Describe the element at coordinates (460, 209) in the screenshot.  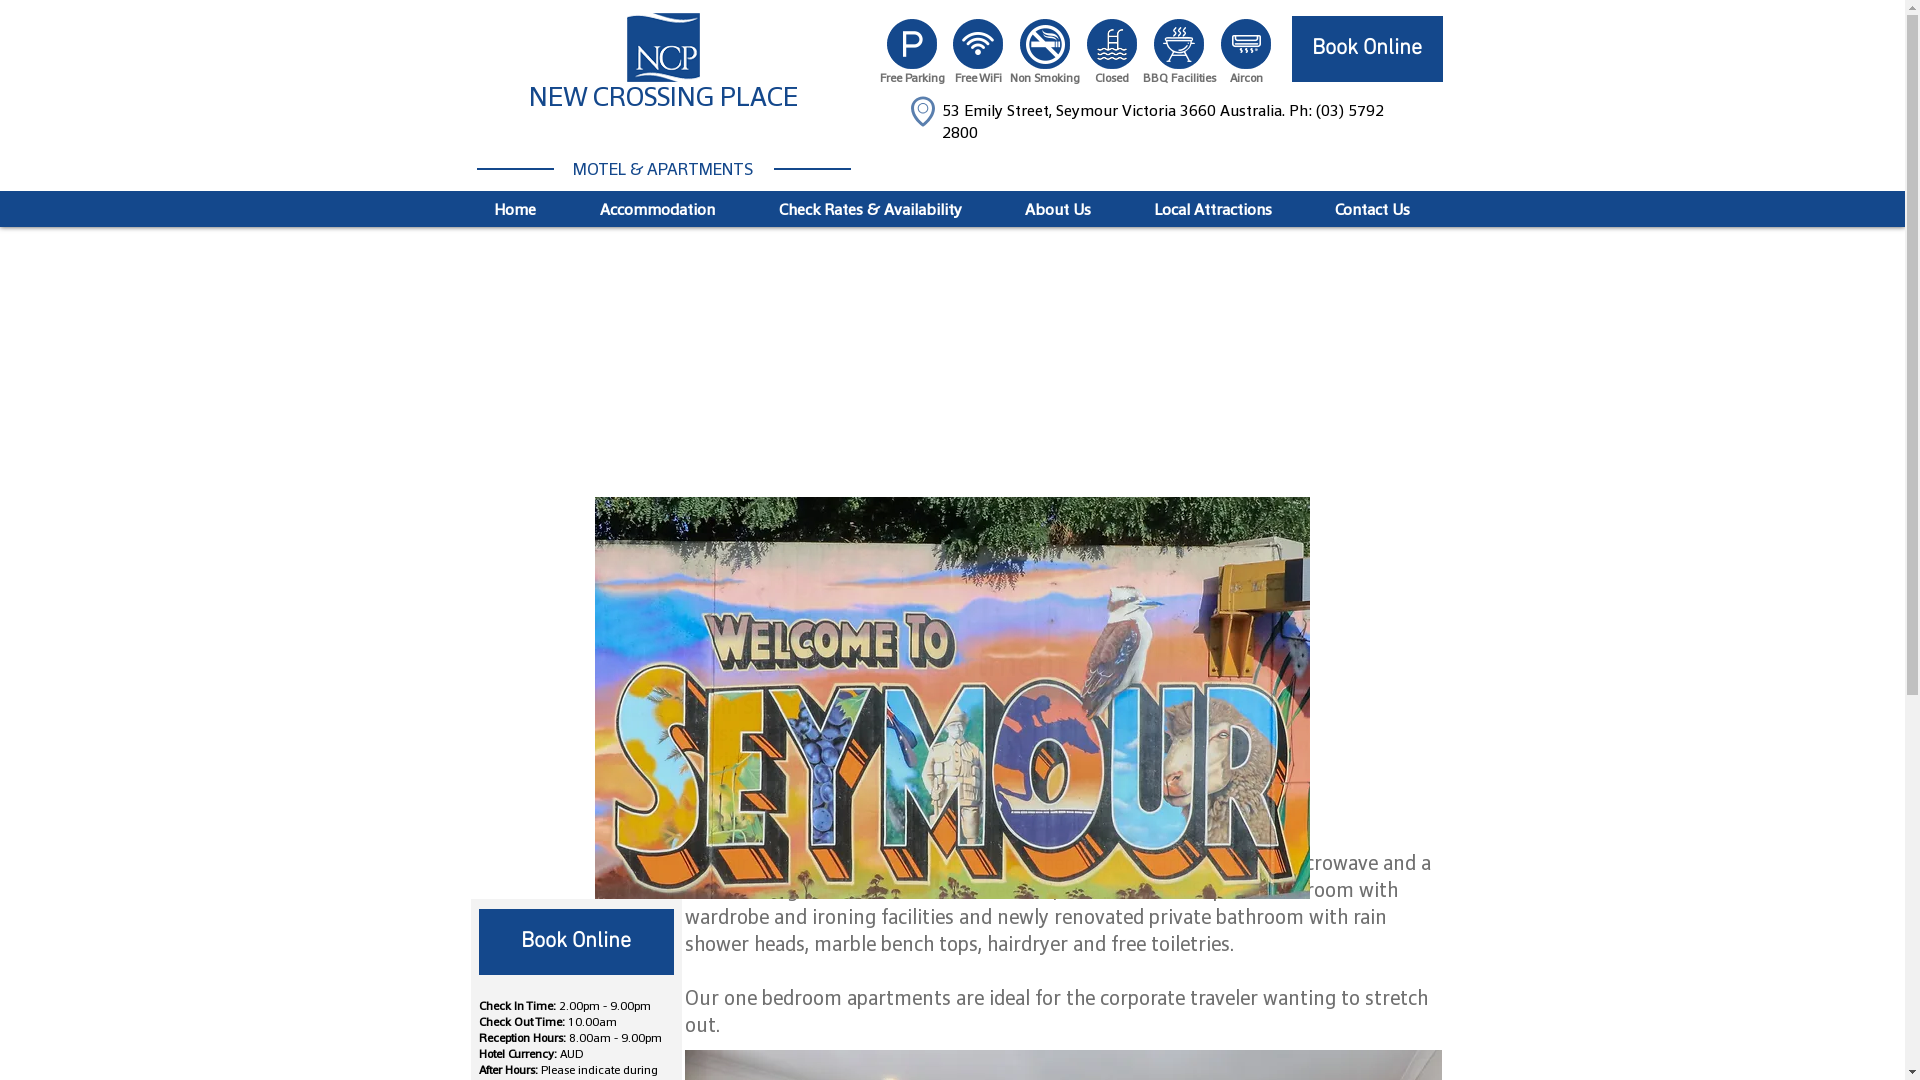
I see `'Home'` at that location.